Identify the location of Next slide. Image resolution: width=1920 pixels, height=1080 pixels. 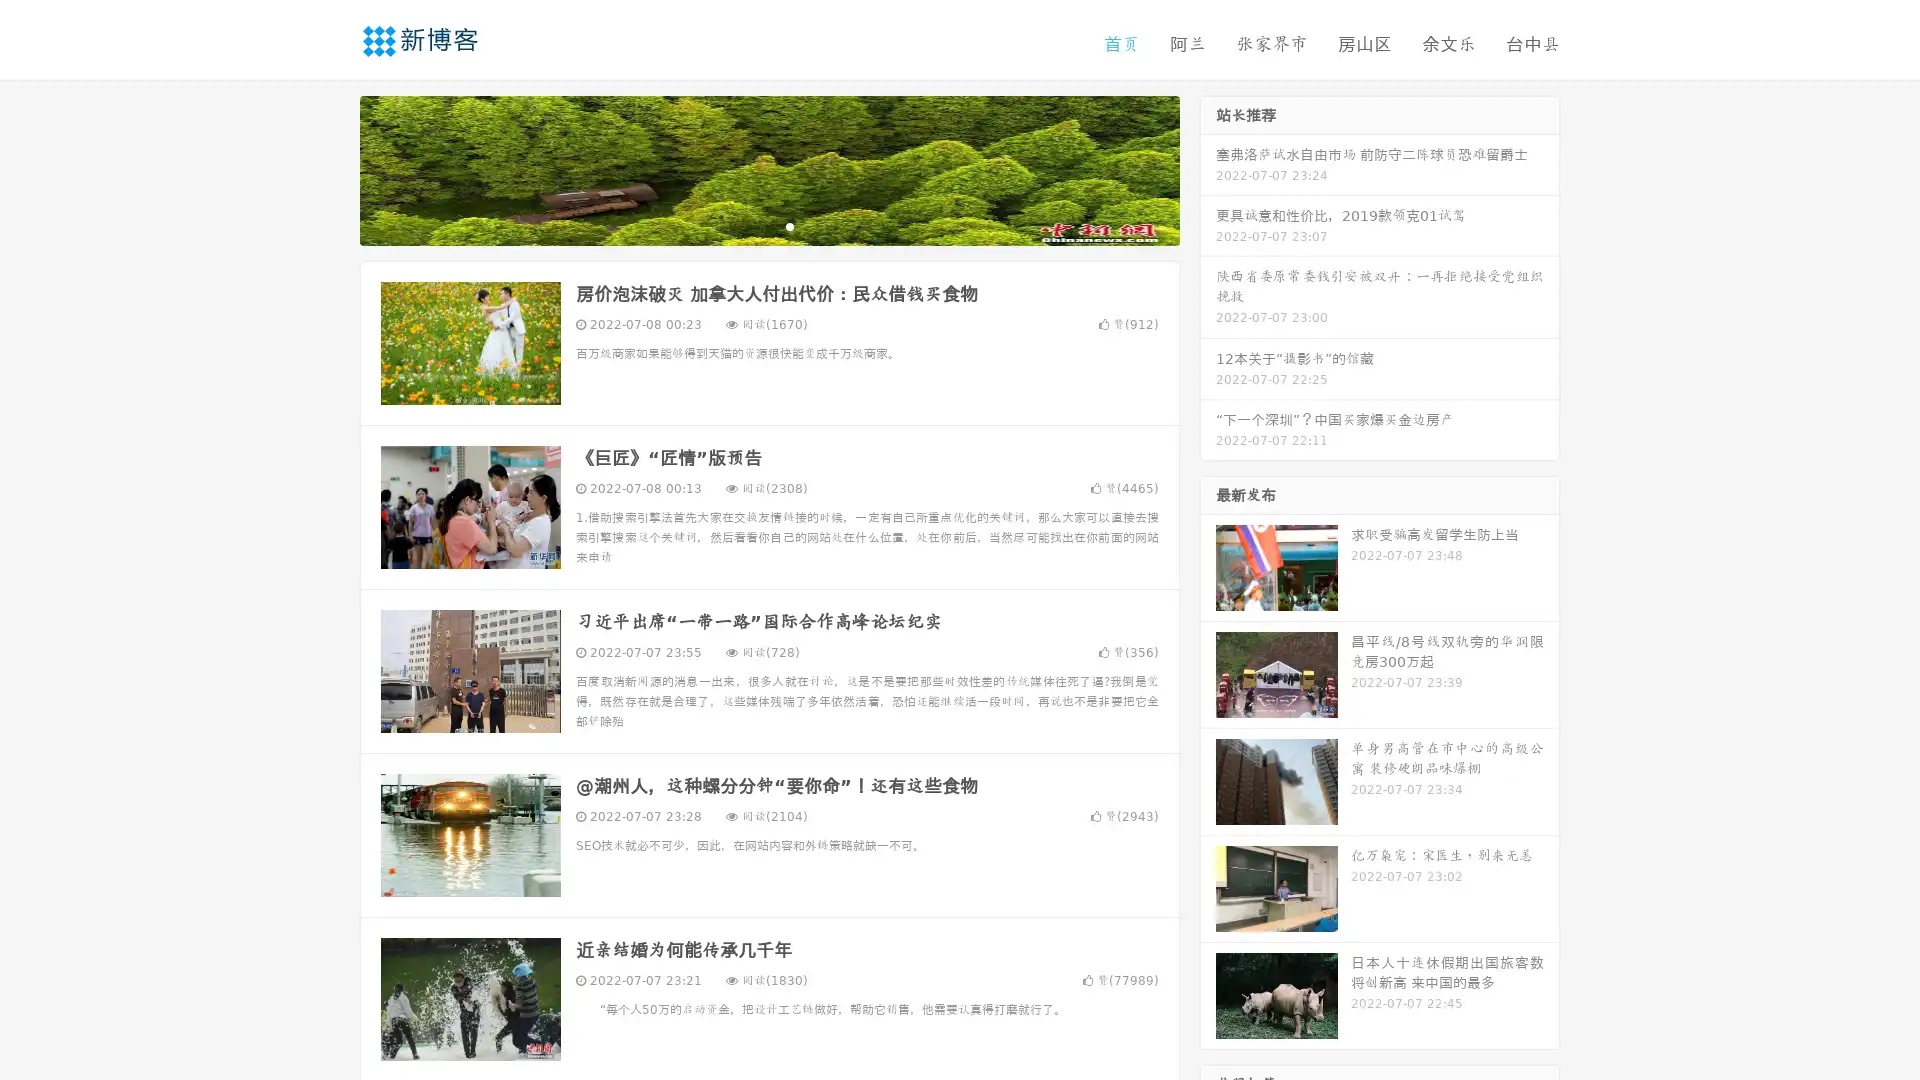
(1208, 168).